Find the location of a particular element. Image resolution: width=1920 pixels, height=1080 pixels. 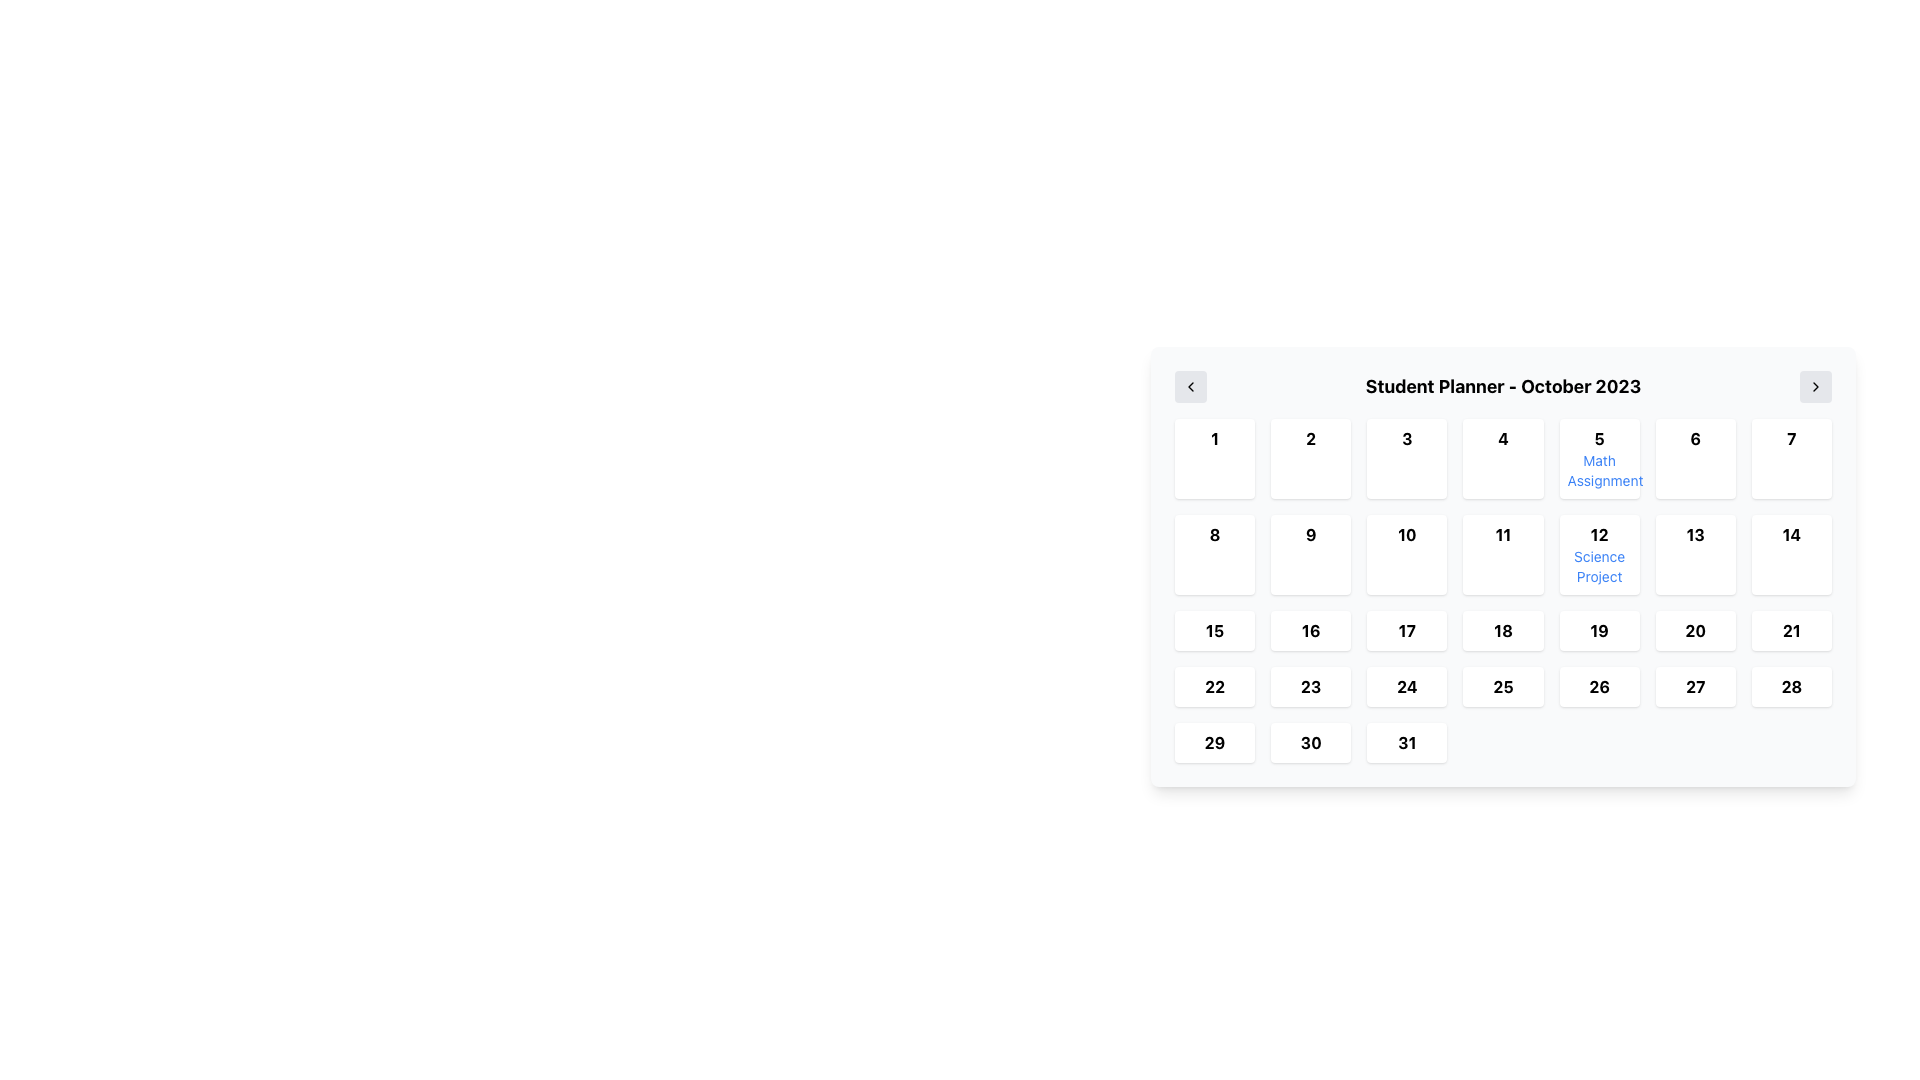

the bold text '27' in the calendar view is located at coordinates (1694, 685).